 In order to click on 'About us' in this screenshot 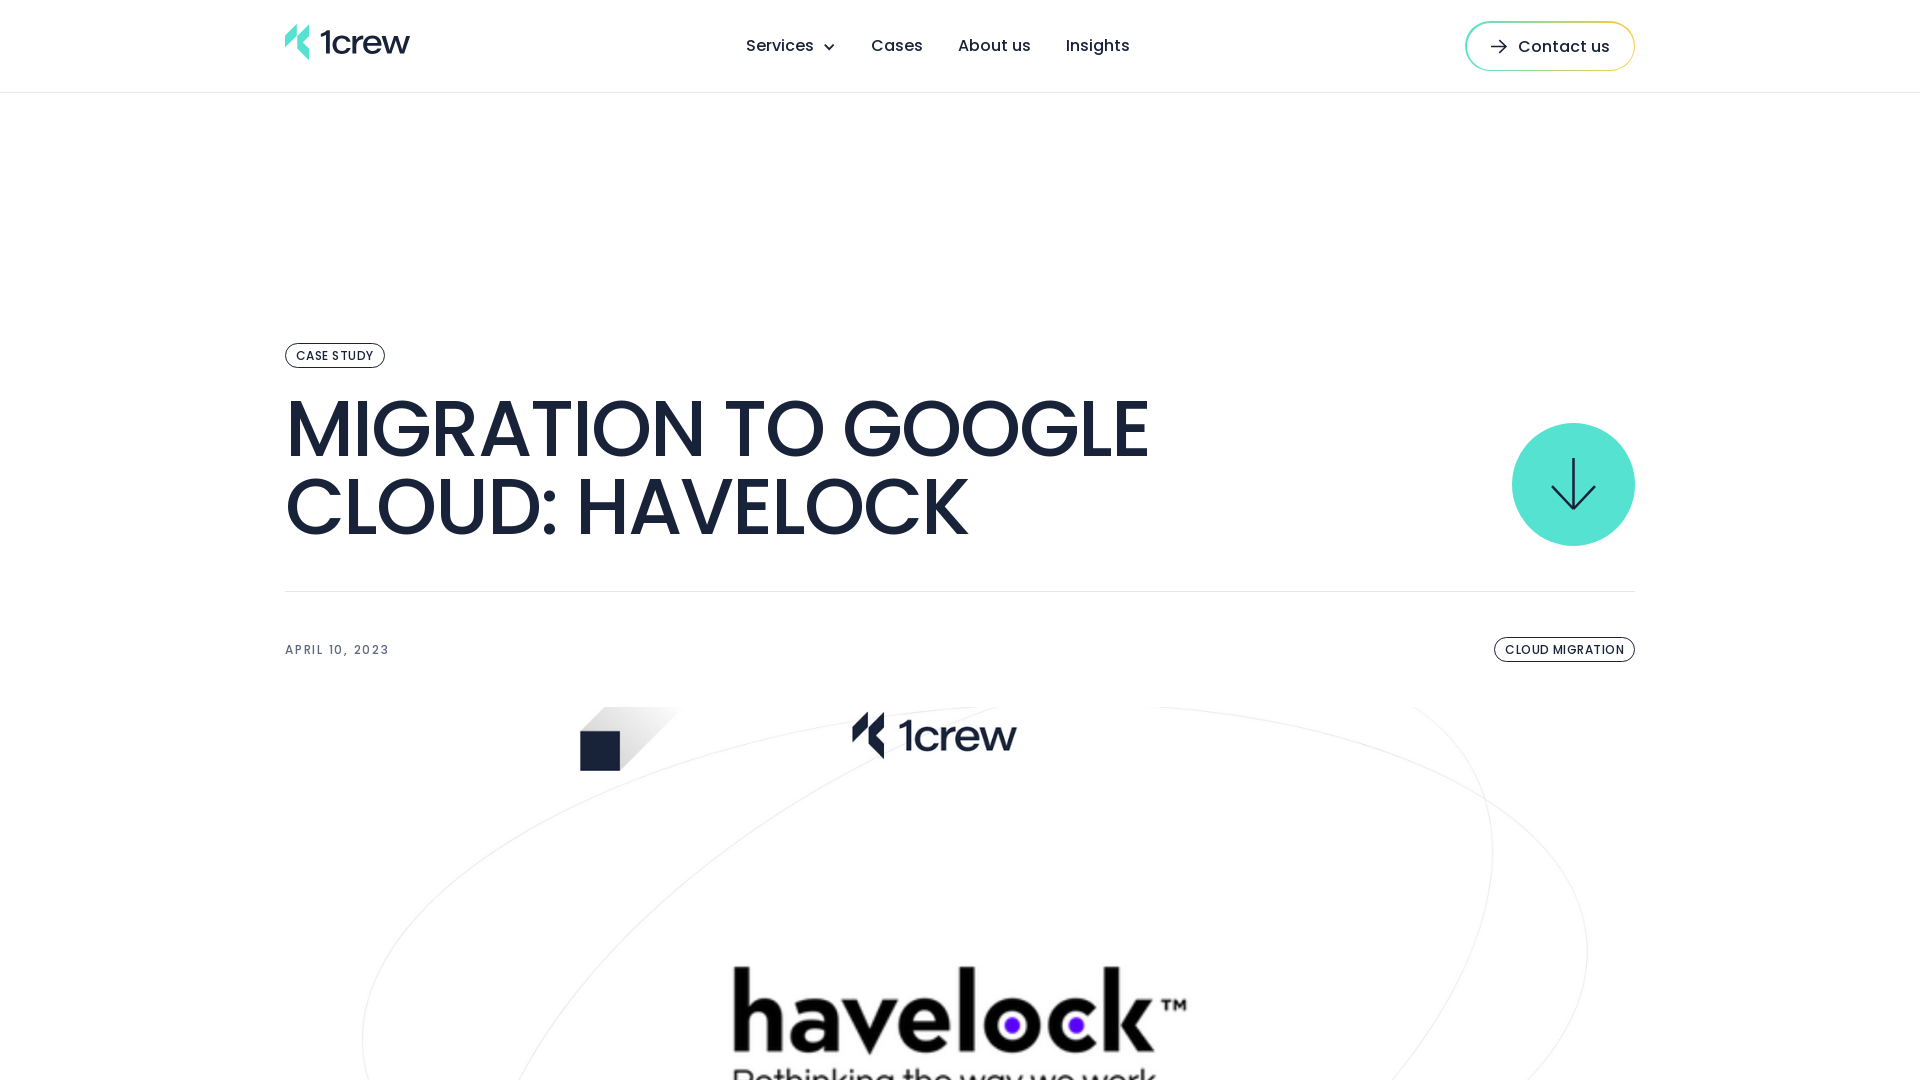, I will do `click(957, 45)`.